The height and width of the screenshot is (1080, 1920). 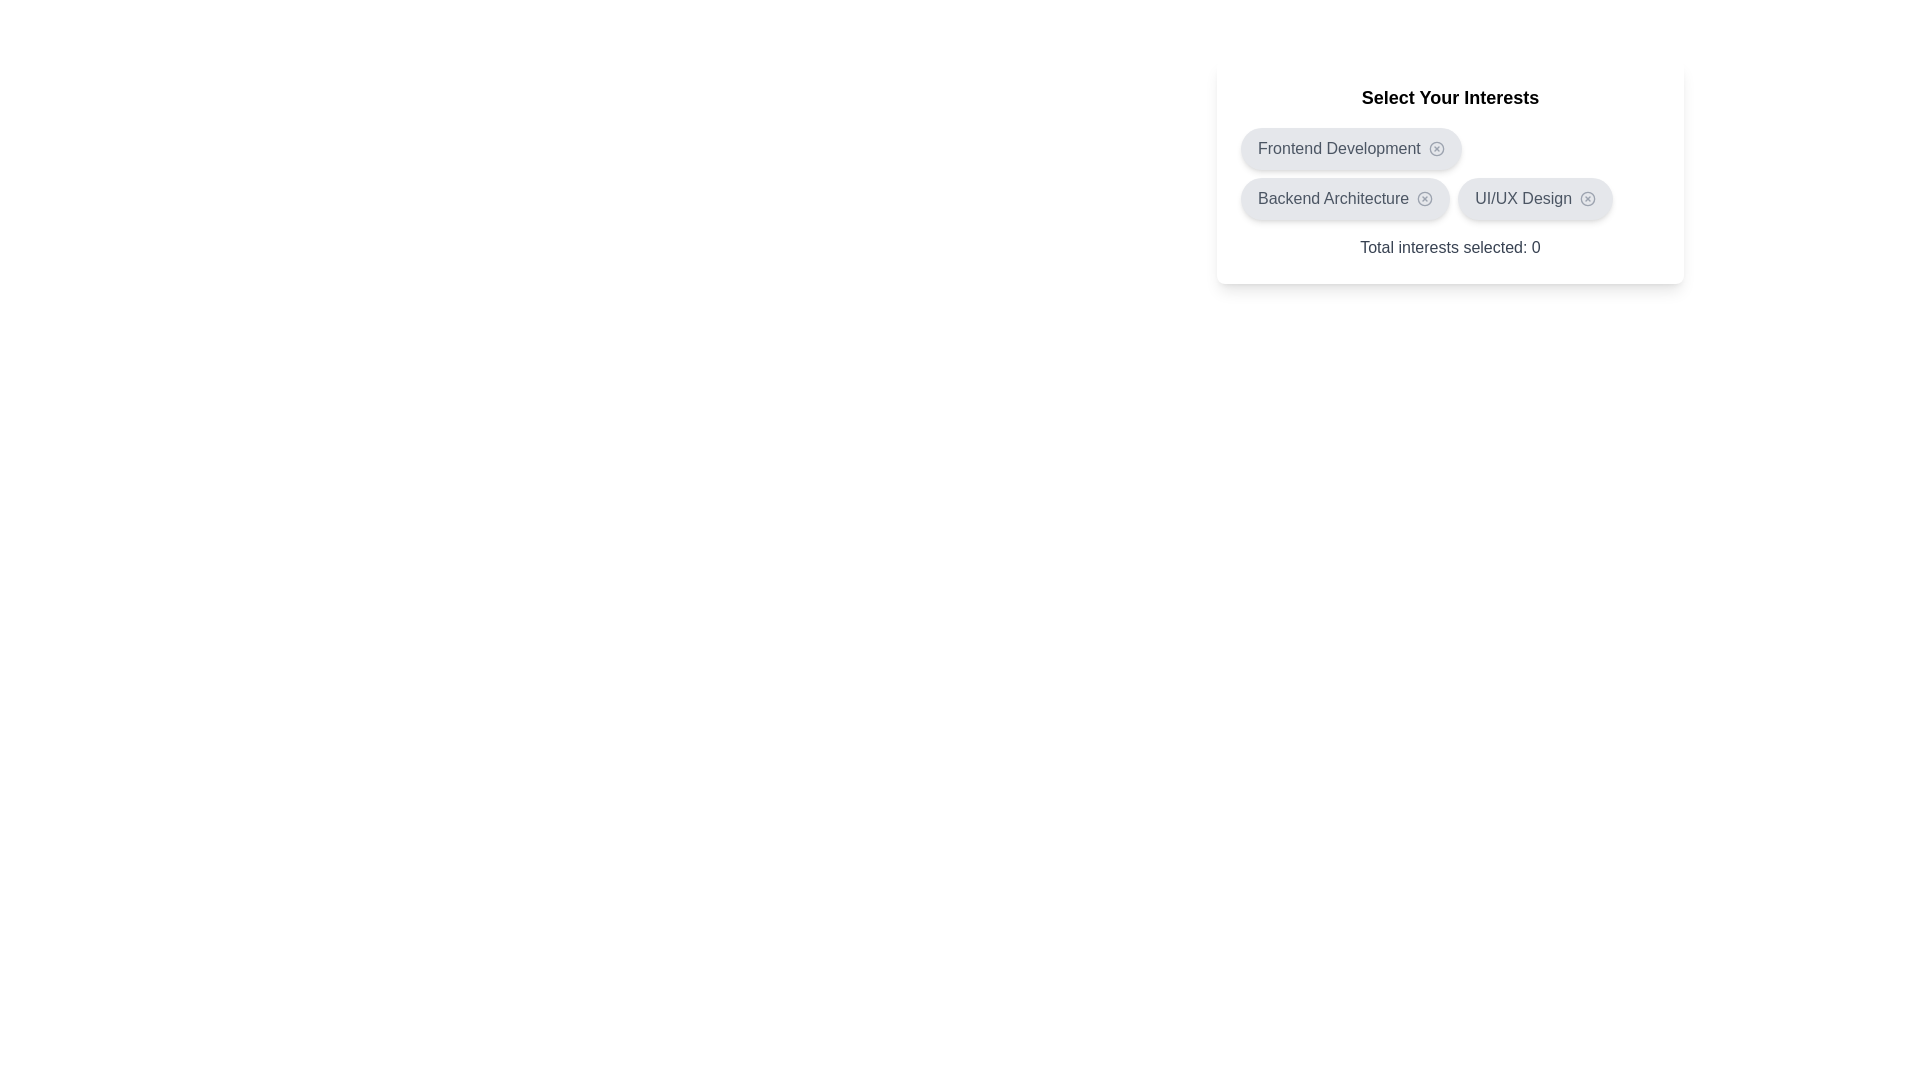 I want to click on the Close or Remove Button located on the rightmost side of the 'UI/UX Design' button, so click(x=1587, y=199).